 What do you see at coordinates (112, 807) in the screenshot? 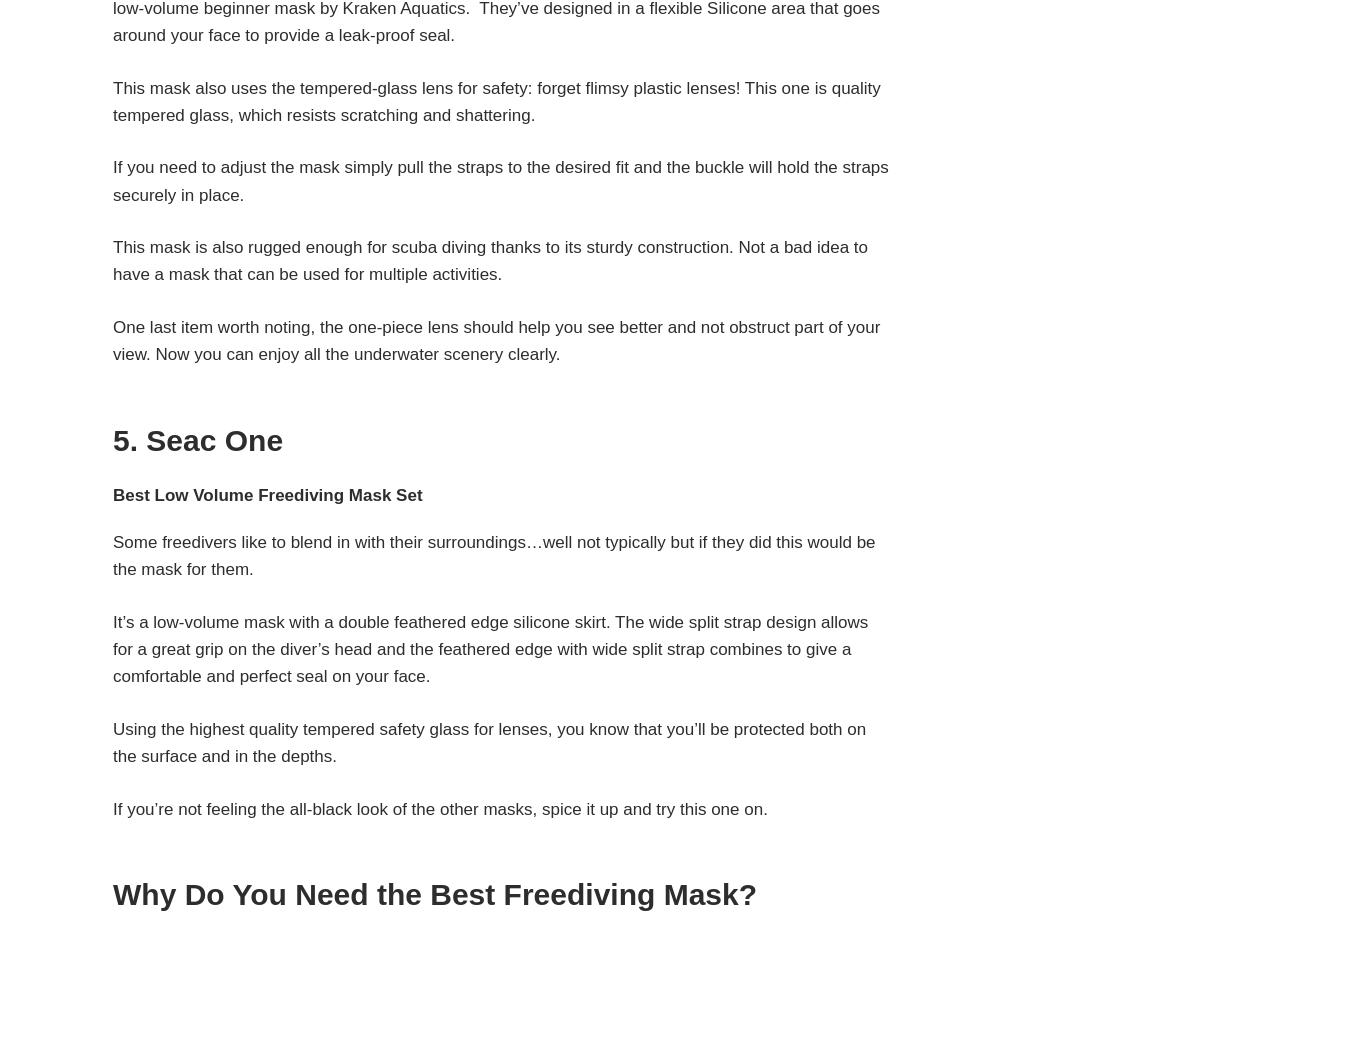
I see `'If you’re not feeling the all-black look of the other masks, spice it up and try this one on.'` at bounding box center [112, 807].